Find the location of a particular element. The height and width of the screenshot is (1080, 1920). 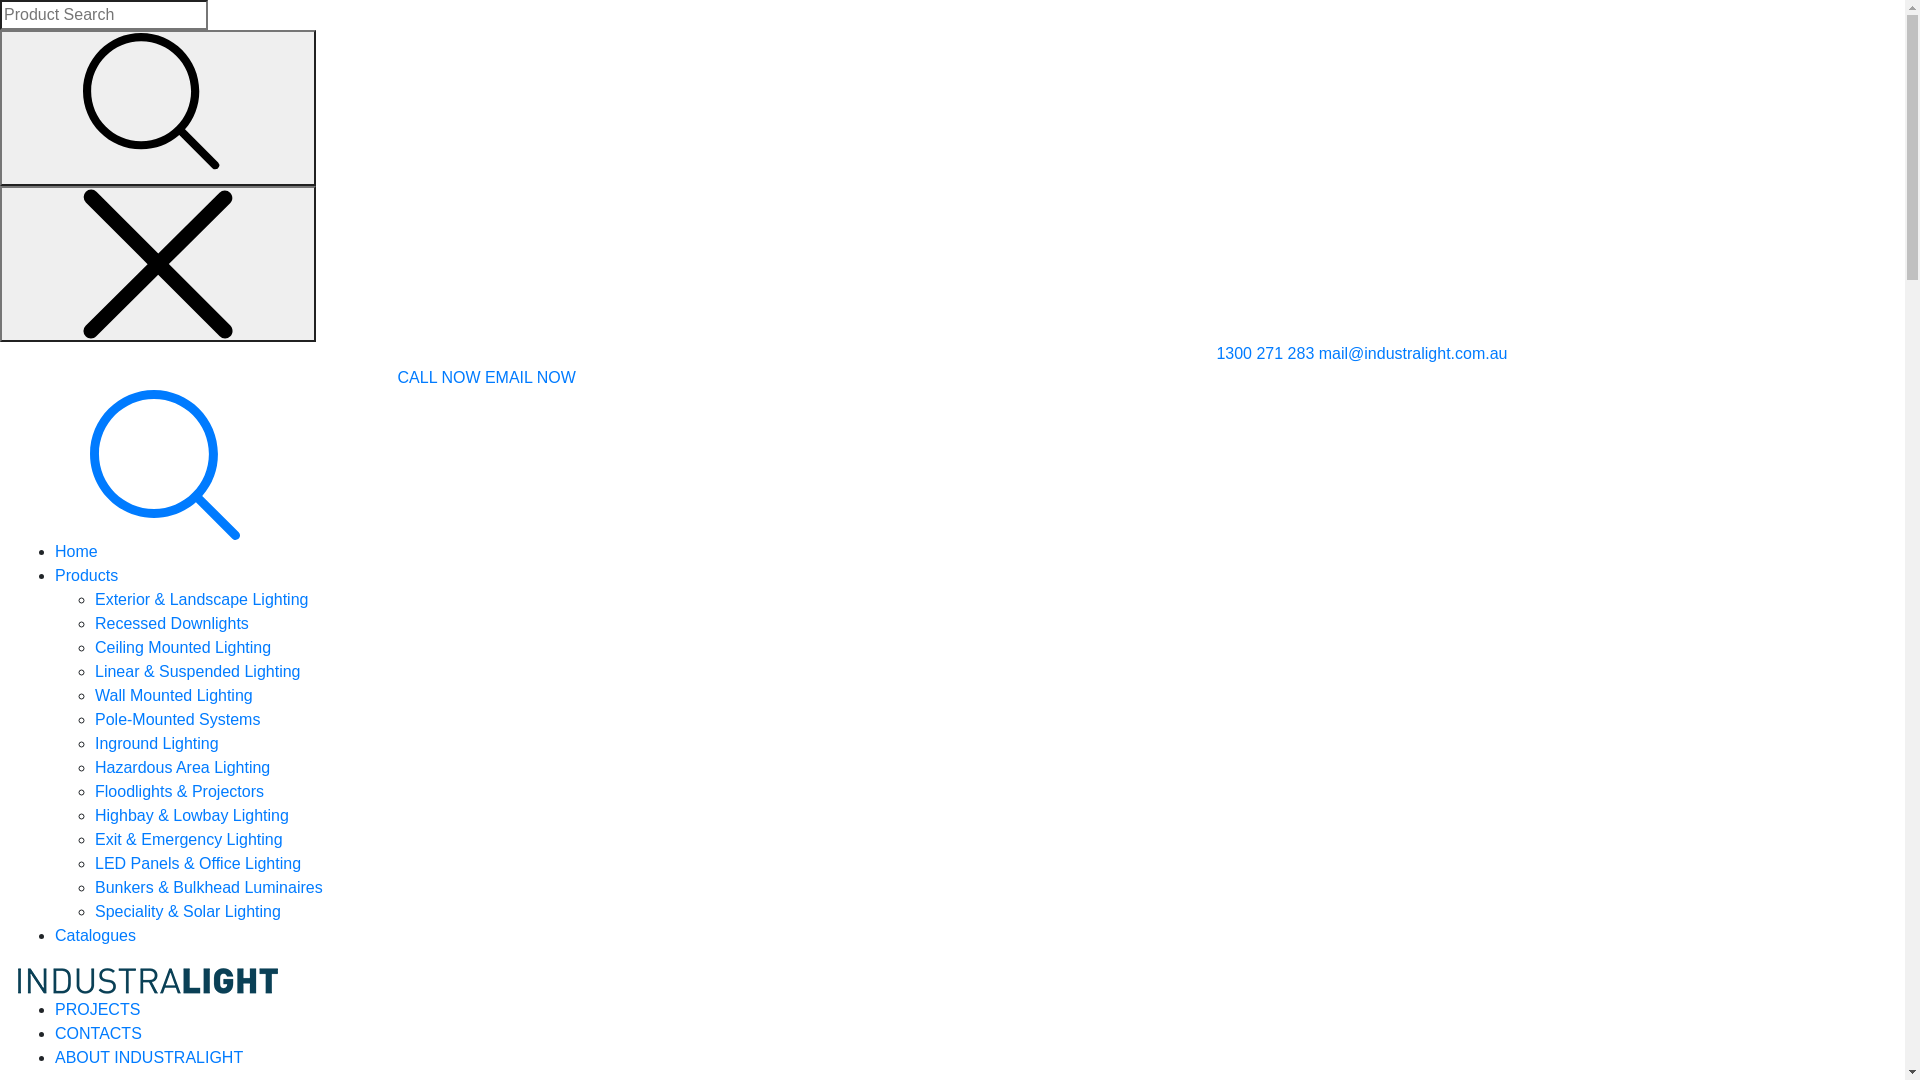

'Pole-Mounted Systems' is located at coordinates (177, 718).